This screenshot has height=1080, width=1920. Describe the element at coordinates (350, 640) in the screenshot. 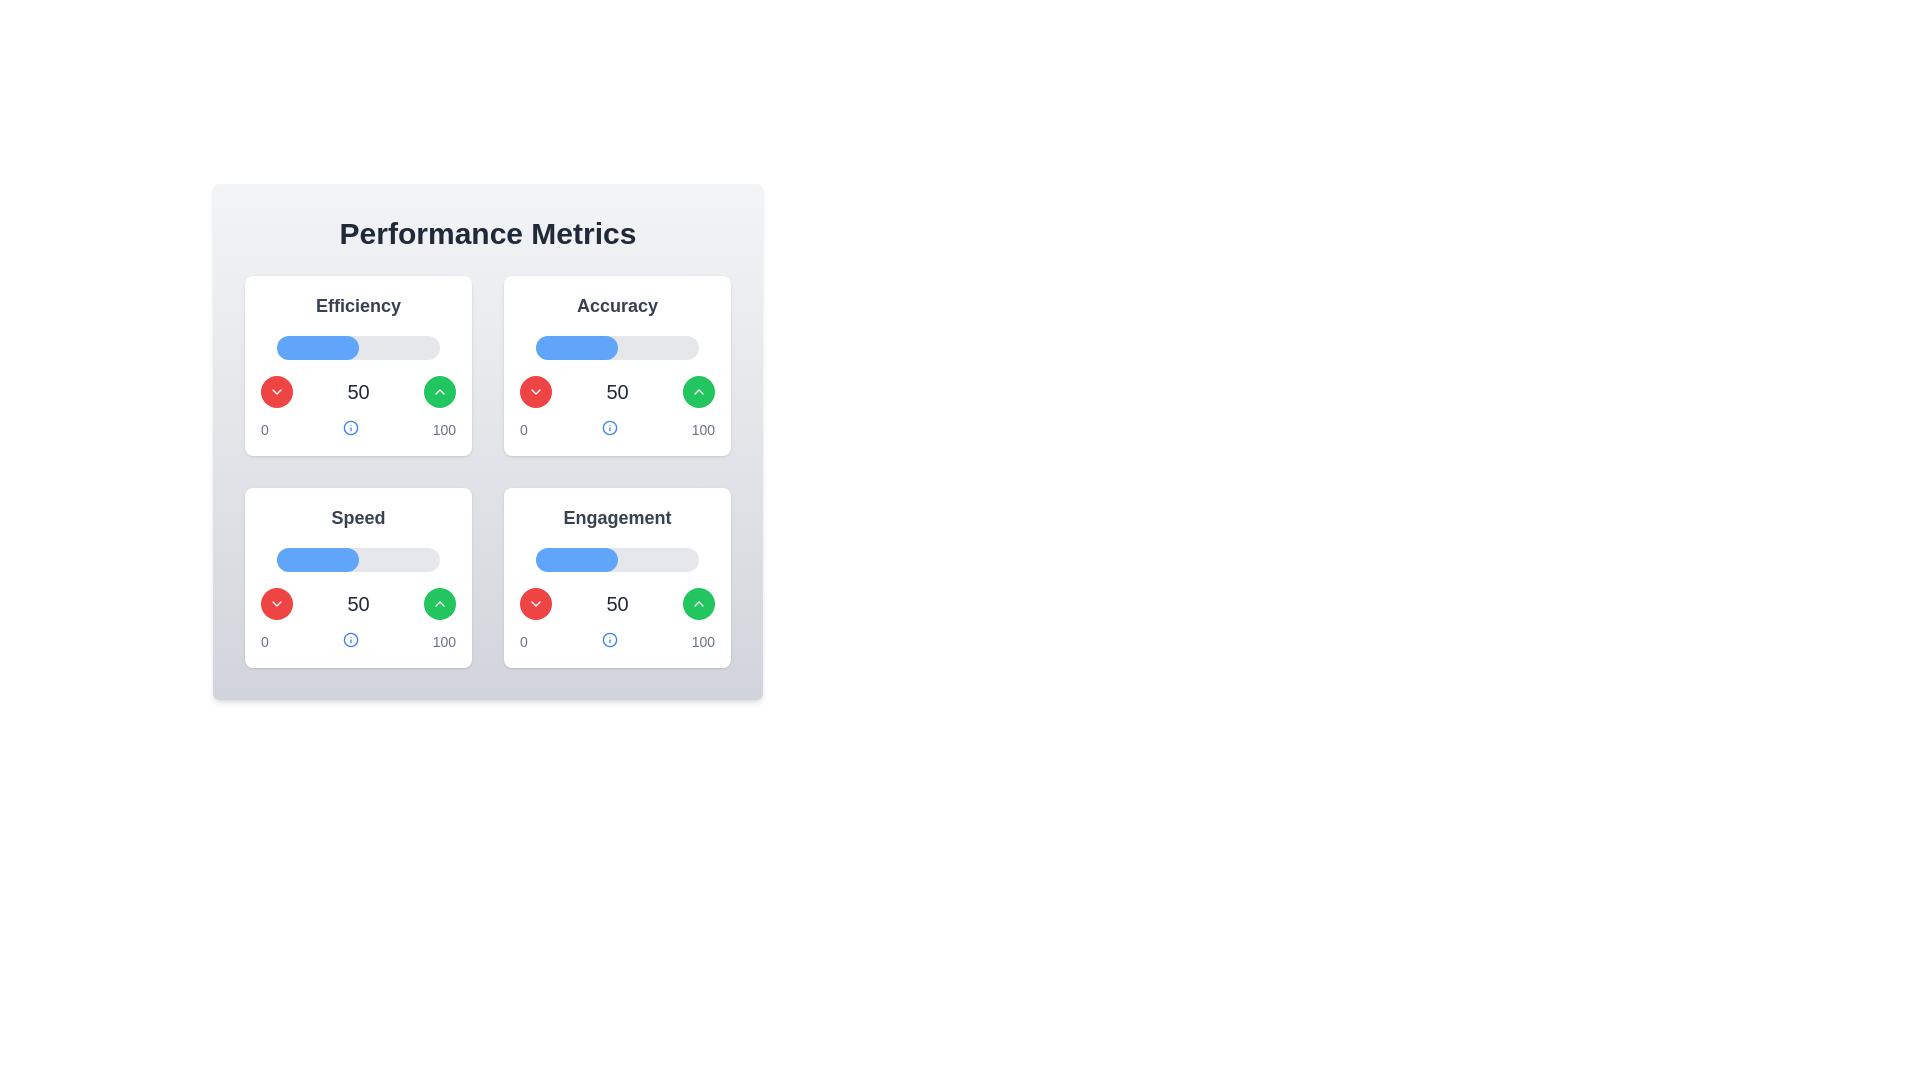

I see `the information icon located in the 'Speed' section, positioned below the '50' value and above '0'` at that location.